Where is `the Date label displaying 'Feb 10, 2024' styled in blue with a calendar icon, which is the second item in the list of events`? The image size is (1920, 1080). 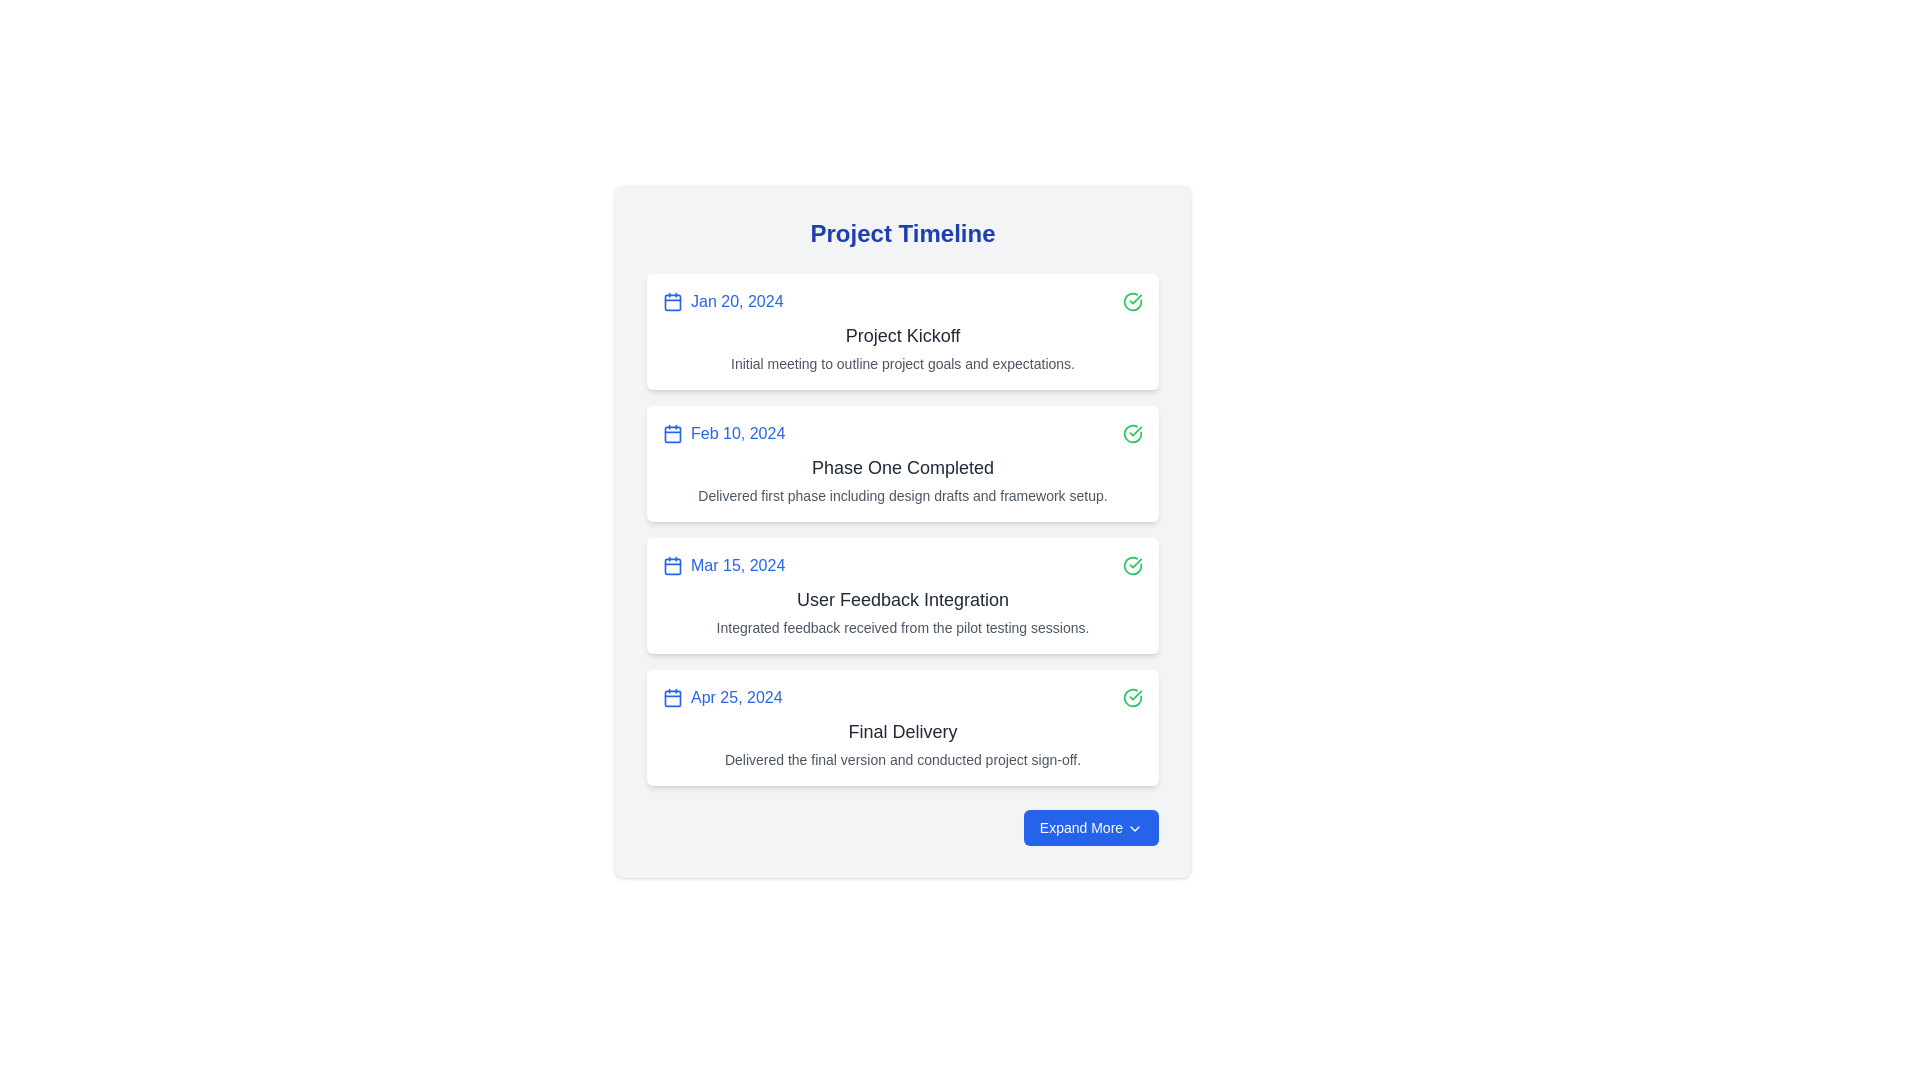
the Date label displaying 'Feb 10, 2024' styled in blue with a calendar icon, which is the second item in the list of events is located at coordinates (723, 433).